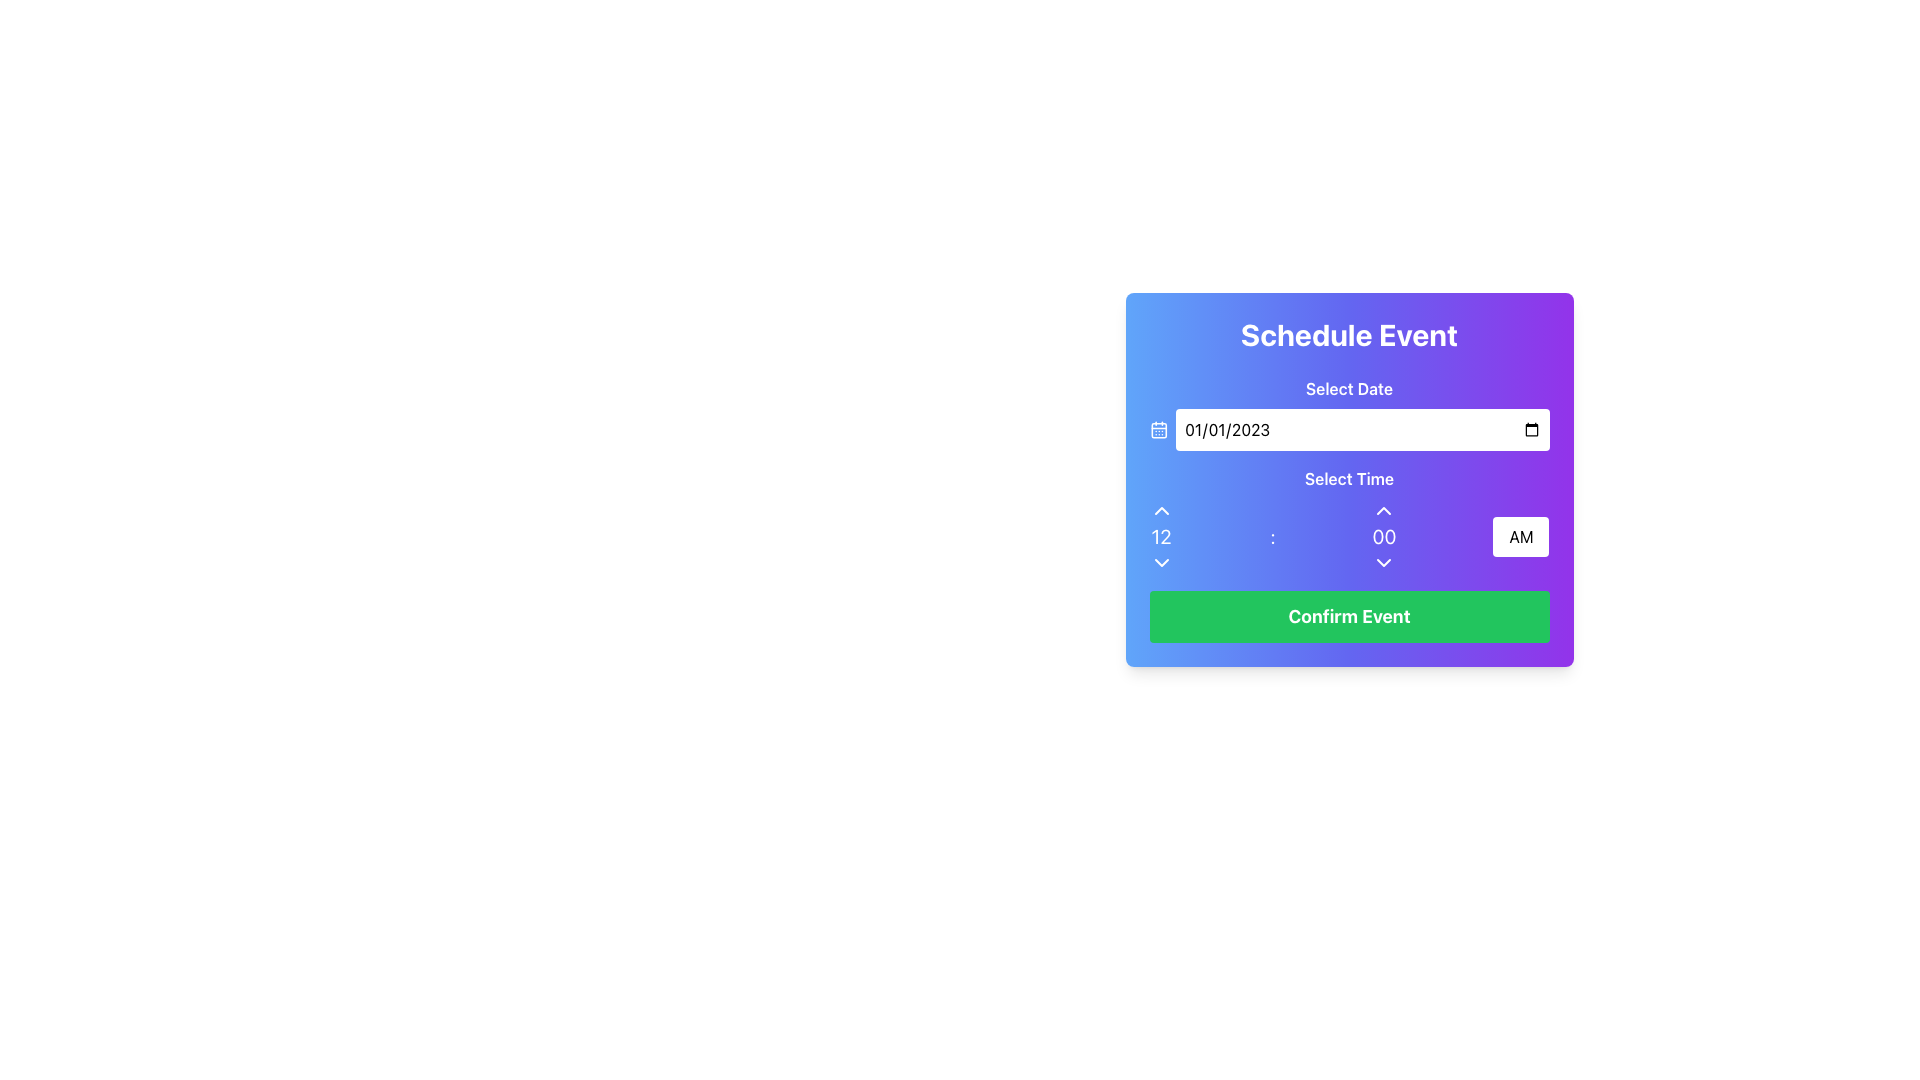  What do you see at coordinates (1349, 616) in the screenshot?
I see `the 'Confirm Event' button, which is a prominent green rectangular button with rounded corners located below the 'Select Time' section in the interface` at bounding box center [1349, 616].